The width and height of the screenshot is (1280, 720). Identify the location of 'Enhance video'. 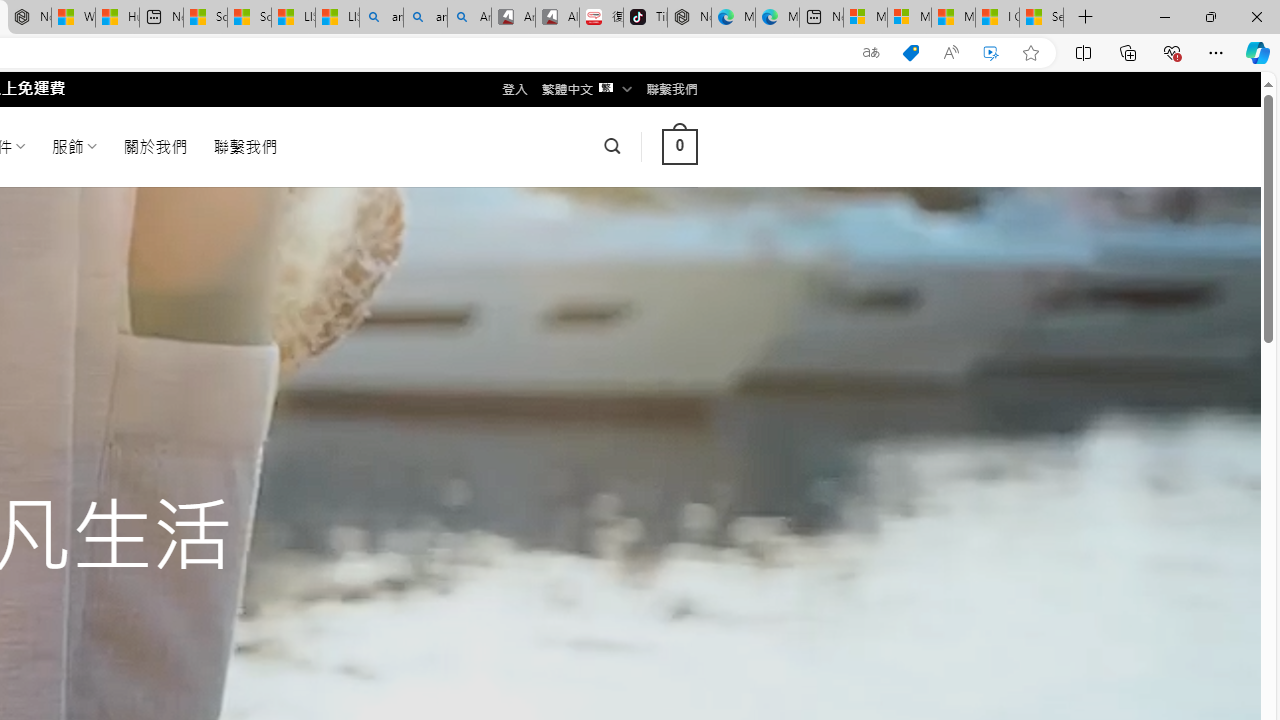
(991, 52).